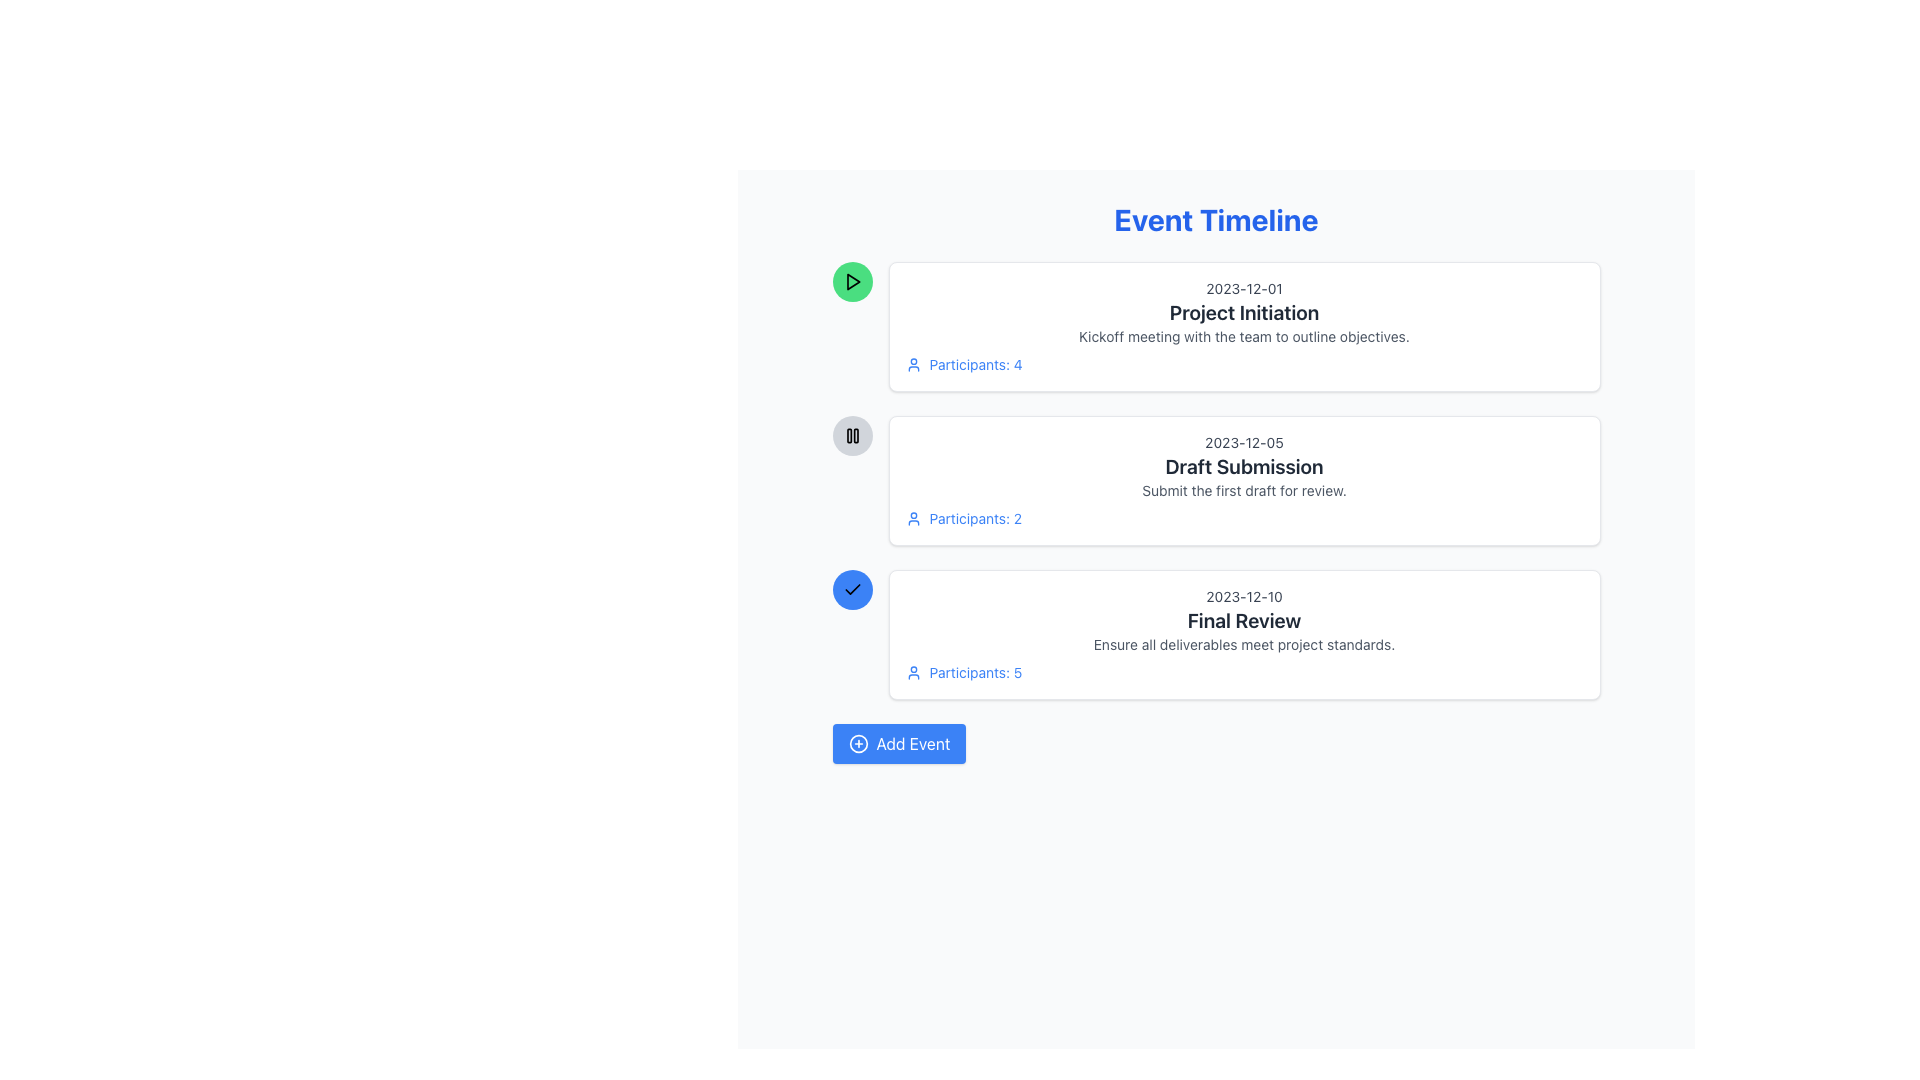  What do you see at coordinates (898, 744) in the screenshot?
I see `the button for adding a new event to the timeline, located at the bottom center of the interface` at bounding box center [898, 744].